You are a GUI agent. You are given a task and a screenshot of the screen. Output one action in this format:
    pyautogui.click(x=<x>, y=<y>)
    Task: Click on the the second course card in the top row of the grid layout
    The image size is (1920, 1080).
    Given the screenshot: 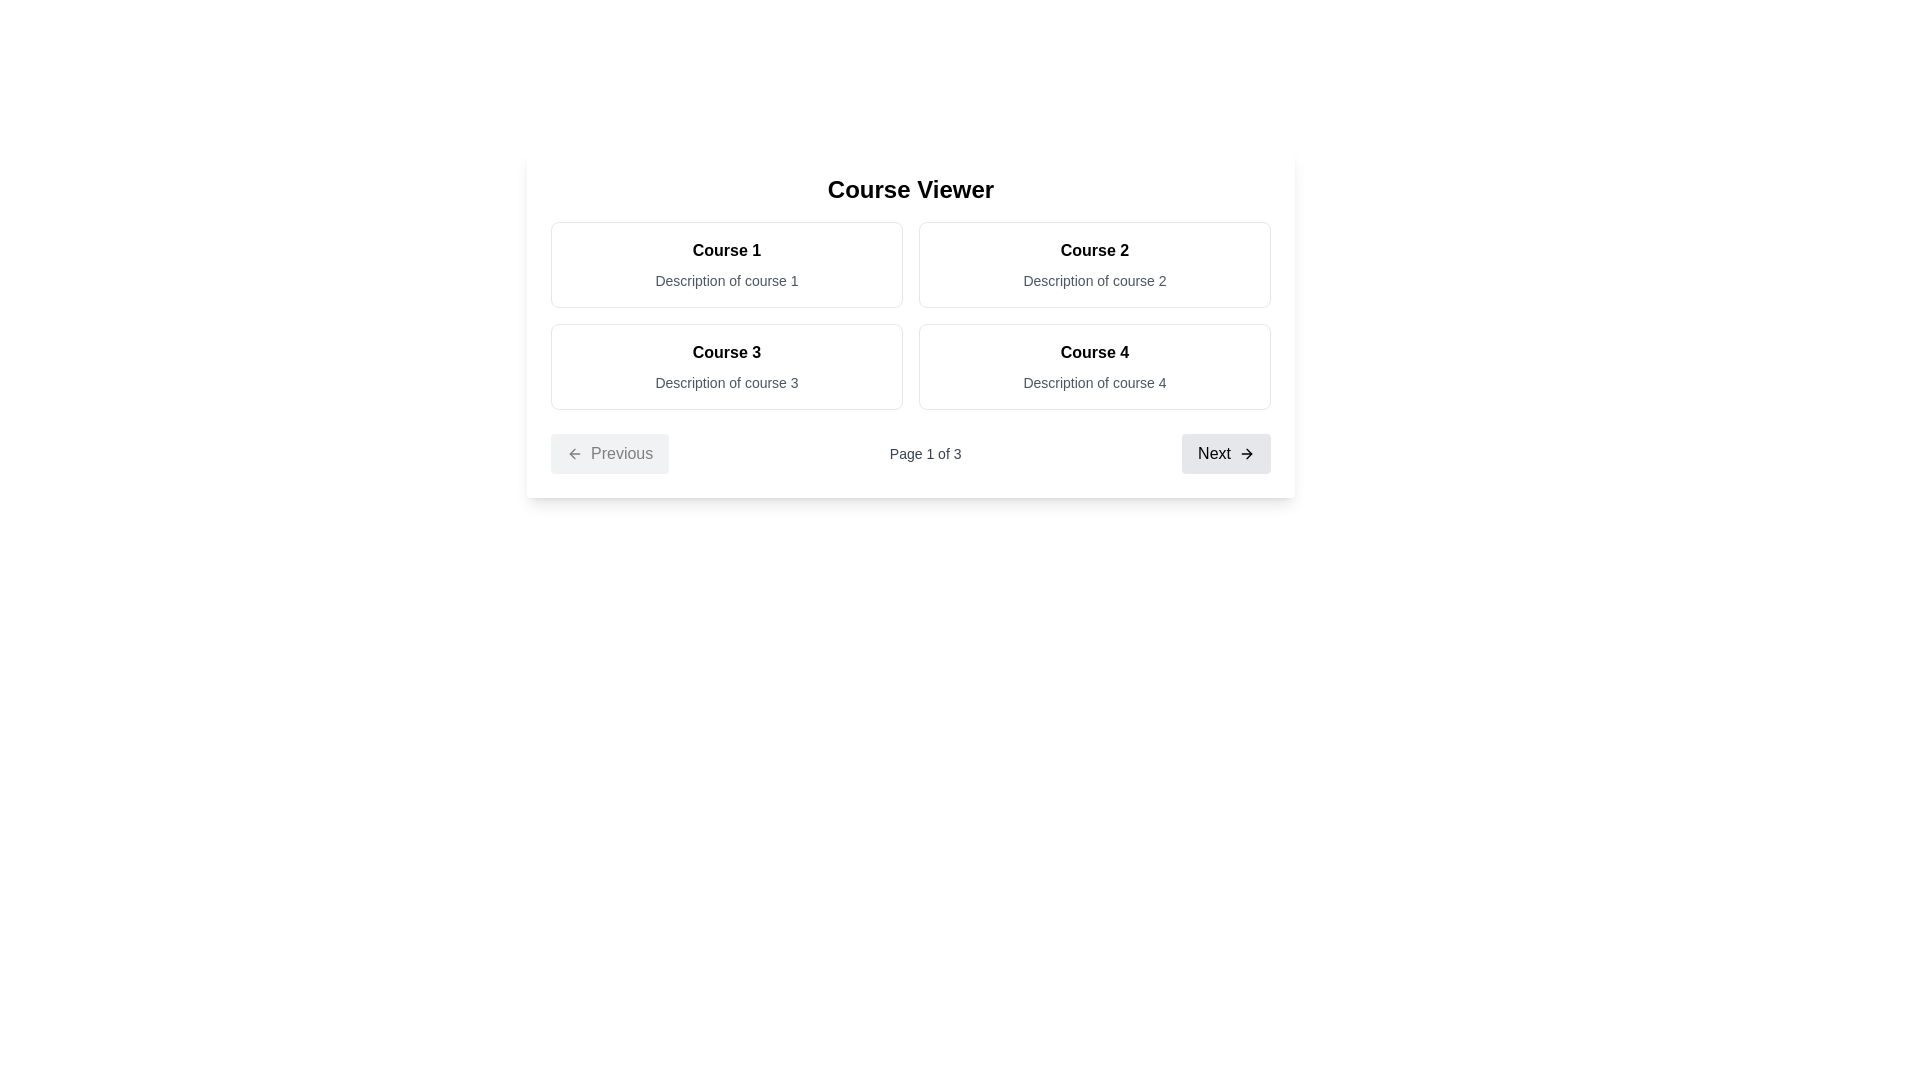 What is the action you would take?
    pyautogui.click(x=1093, y=264)
    